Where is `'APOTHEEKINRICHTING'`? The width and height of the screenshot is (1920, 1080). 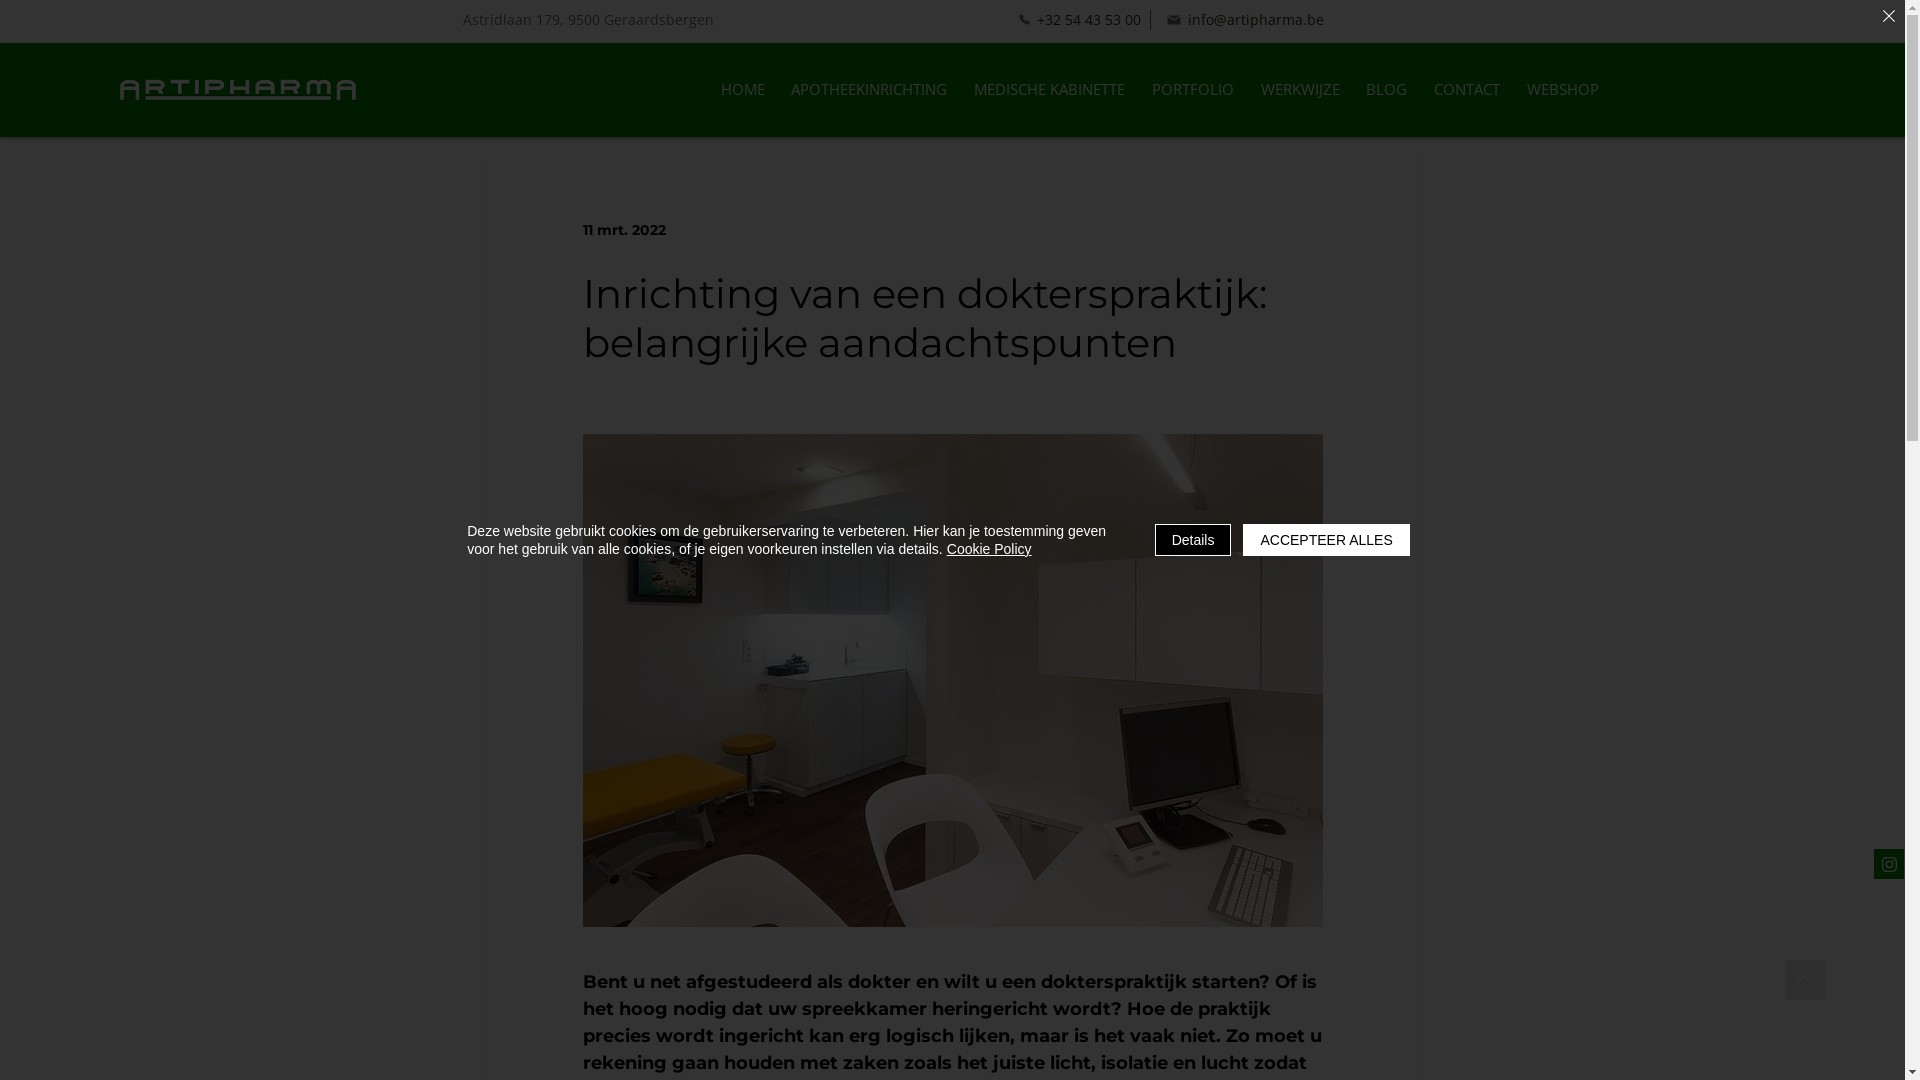 'APOTHEEKINRICHTING' is located at coordinates (869, 88).